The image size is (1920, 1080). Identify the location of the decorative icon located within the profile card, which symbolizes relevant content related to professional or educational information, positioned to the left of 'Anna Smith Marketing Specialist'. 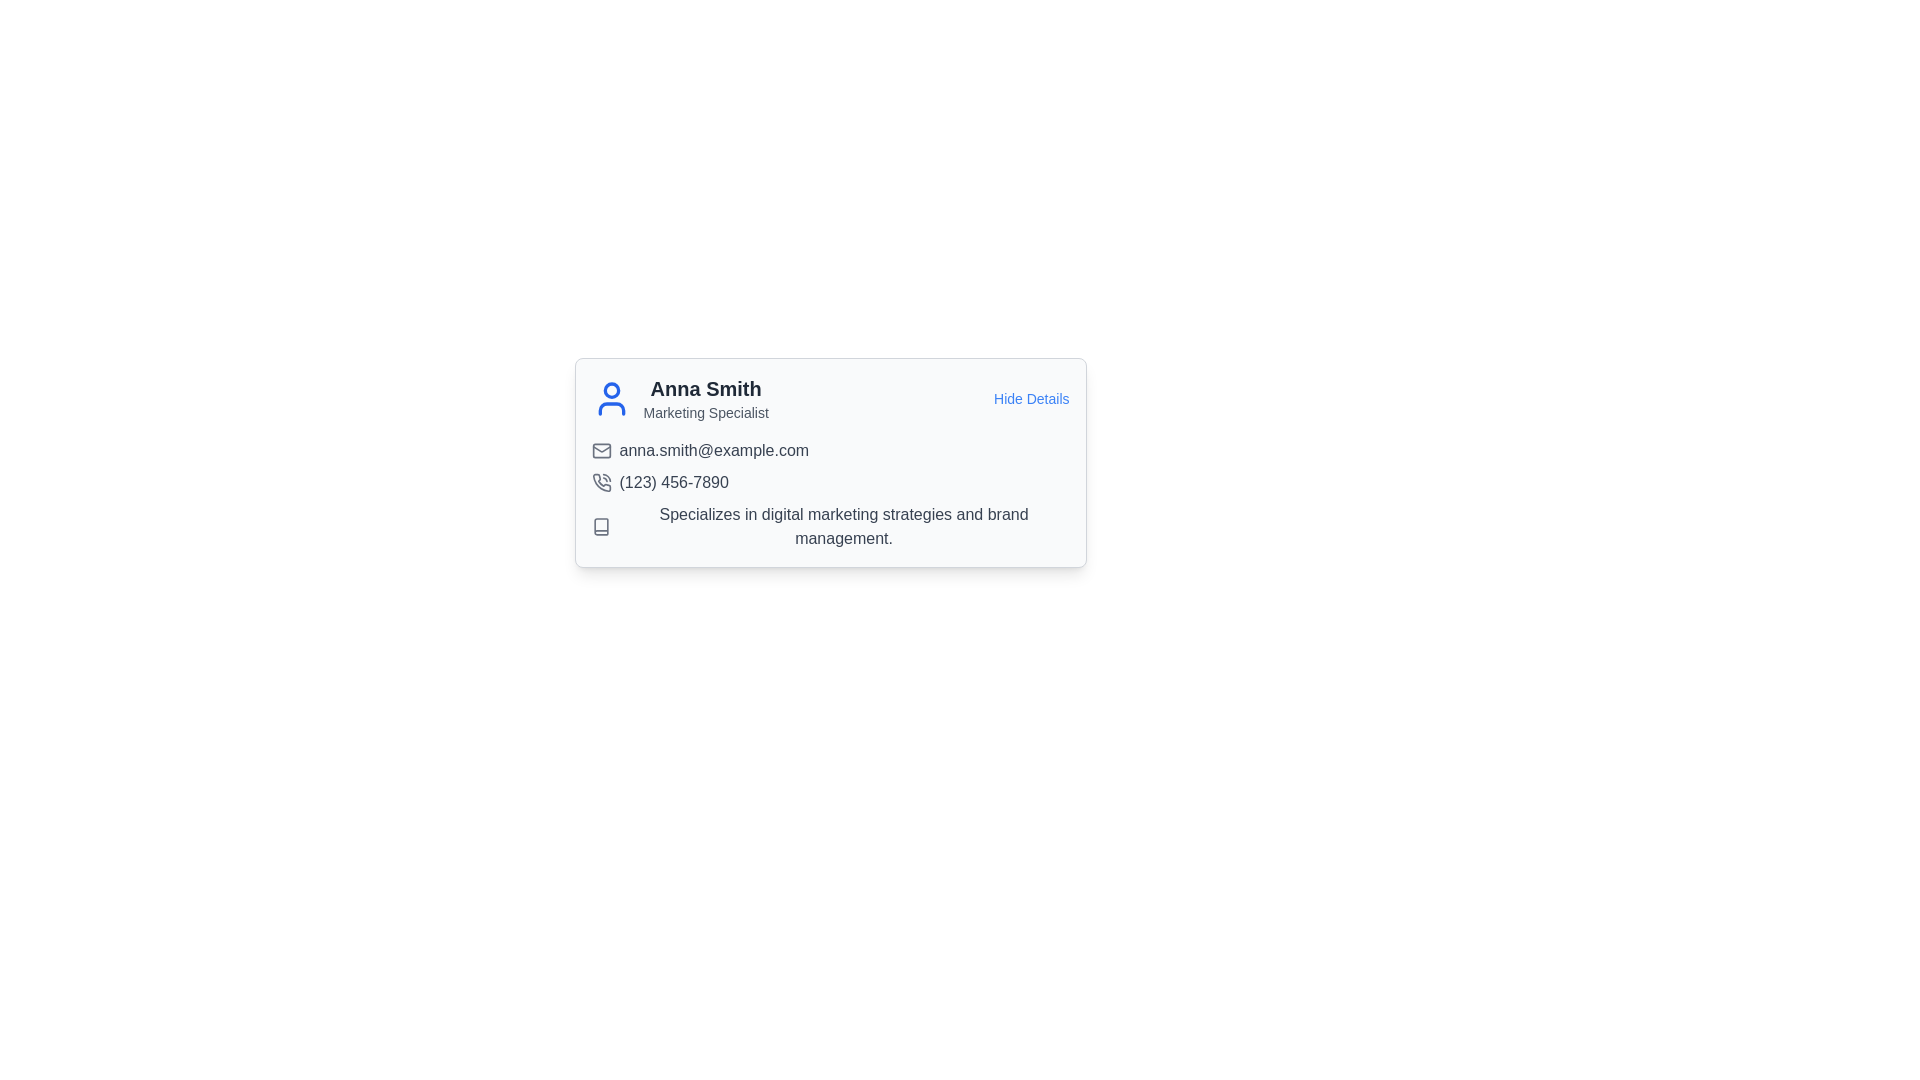
(600, 526).